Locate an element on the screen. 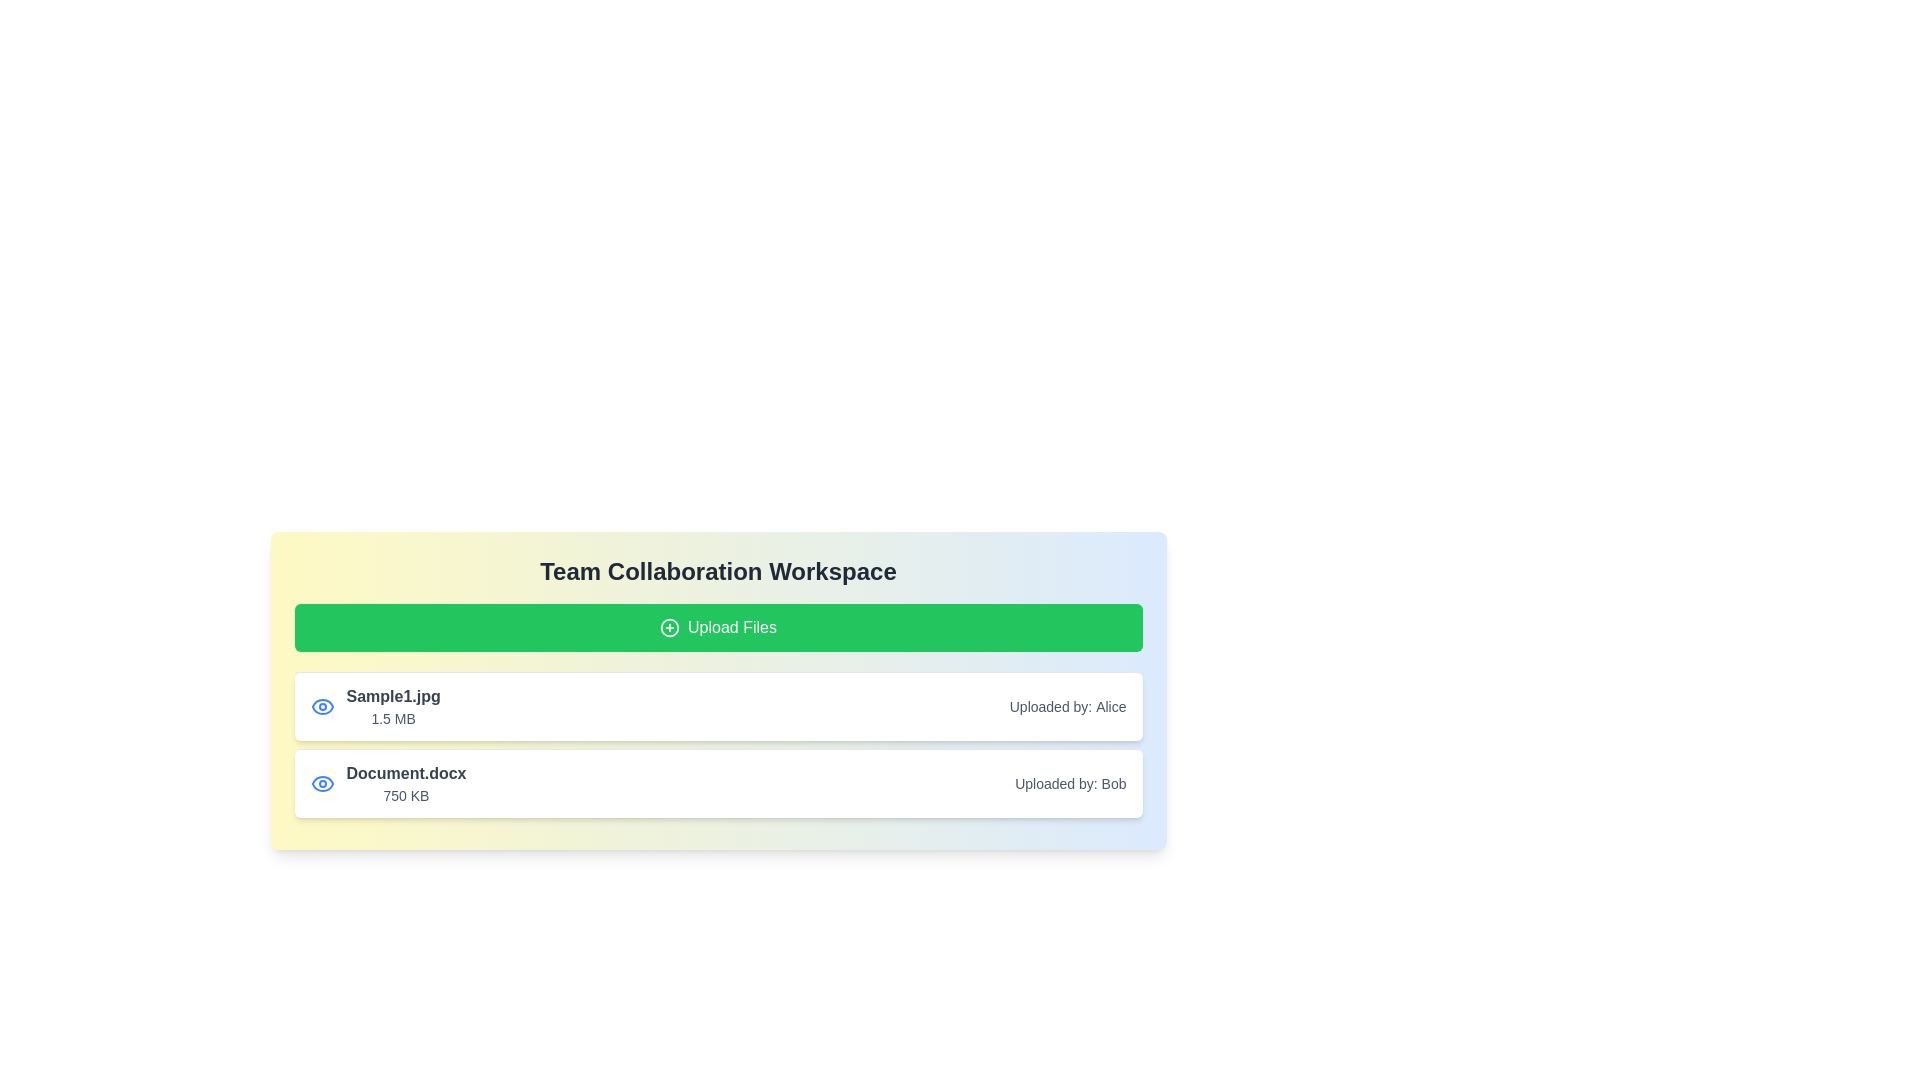  the text label displaying the uploader's name, which is part of the 'Uploaded by: Alice' text group, located to the right of the 'Uploaded by:' label is located at coordinates (1110, 705).